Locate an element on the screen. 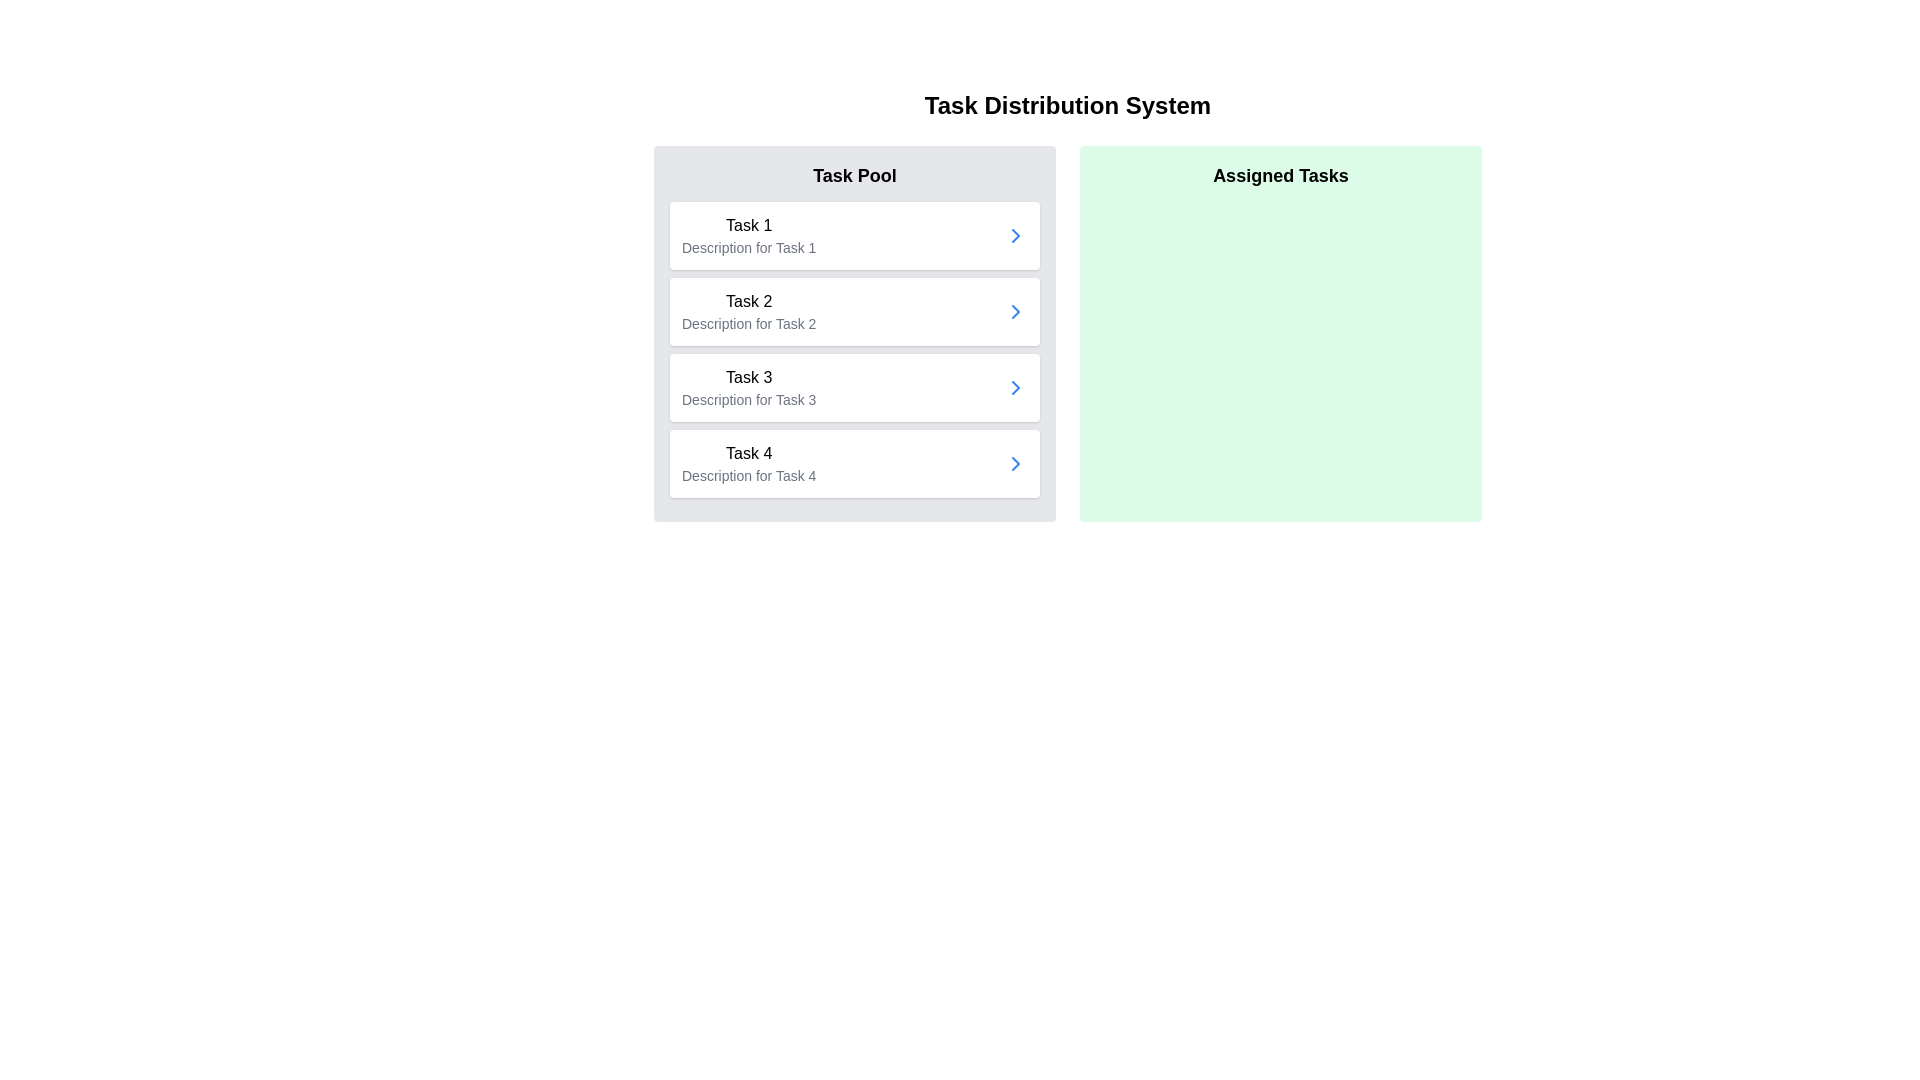 Image resolution: width=1920 pixels, height=1080 pixels. text label that serves as the title of Task 3, located in the third task panel of the 'Task Pool' section, positioned above the description text 'Description for Task 3' is located at coordinates (748, 378).